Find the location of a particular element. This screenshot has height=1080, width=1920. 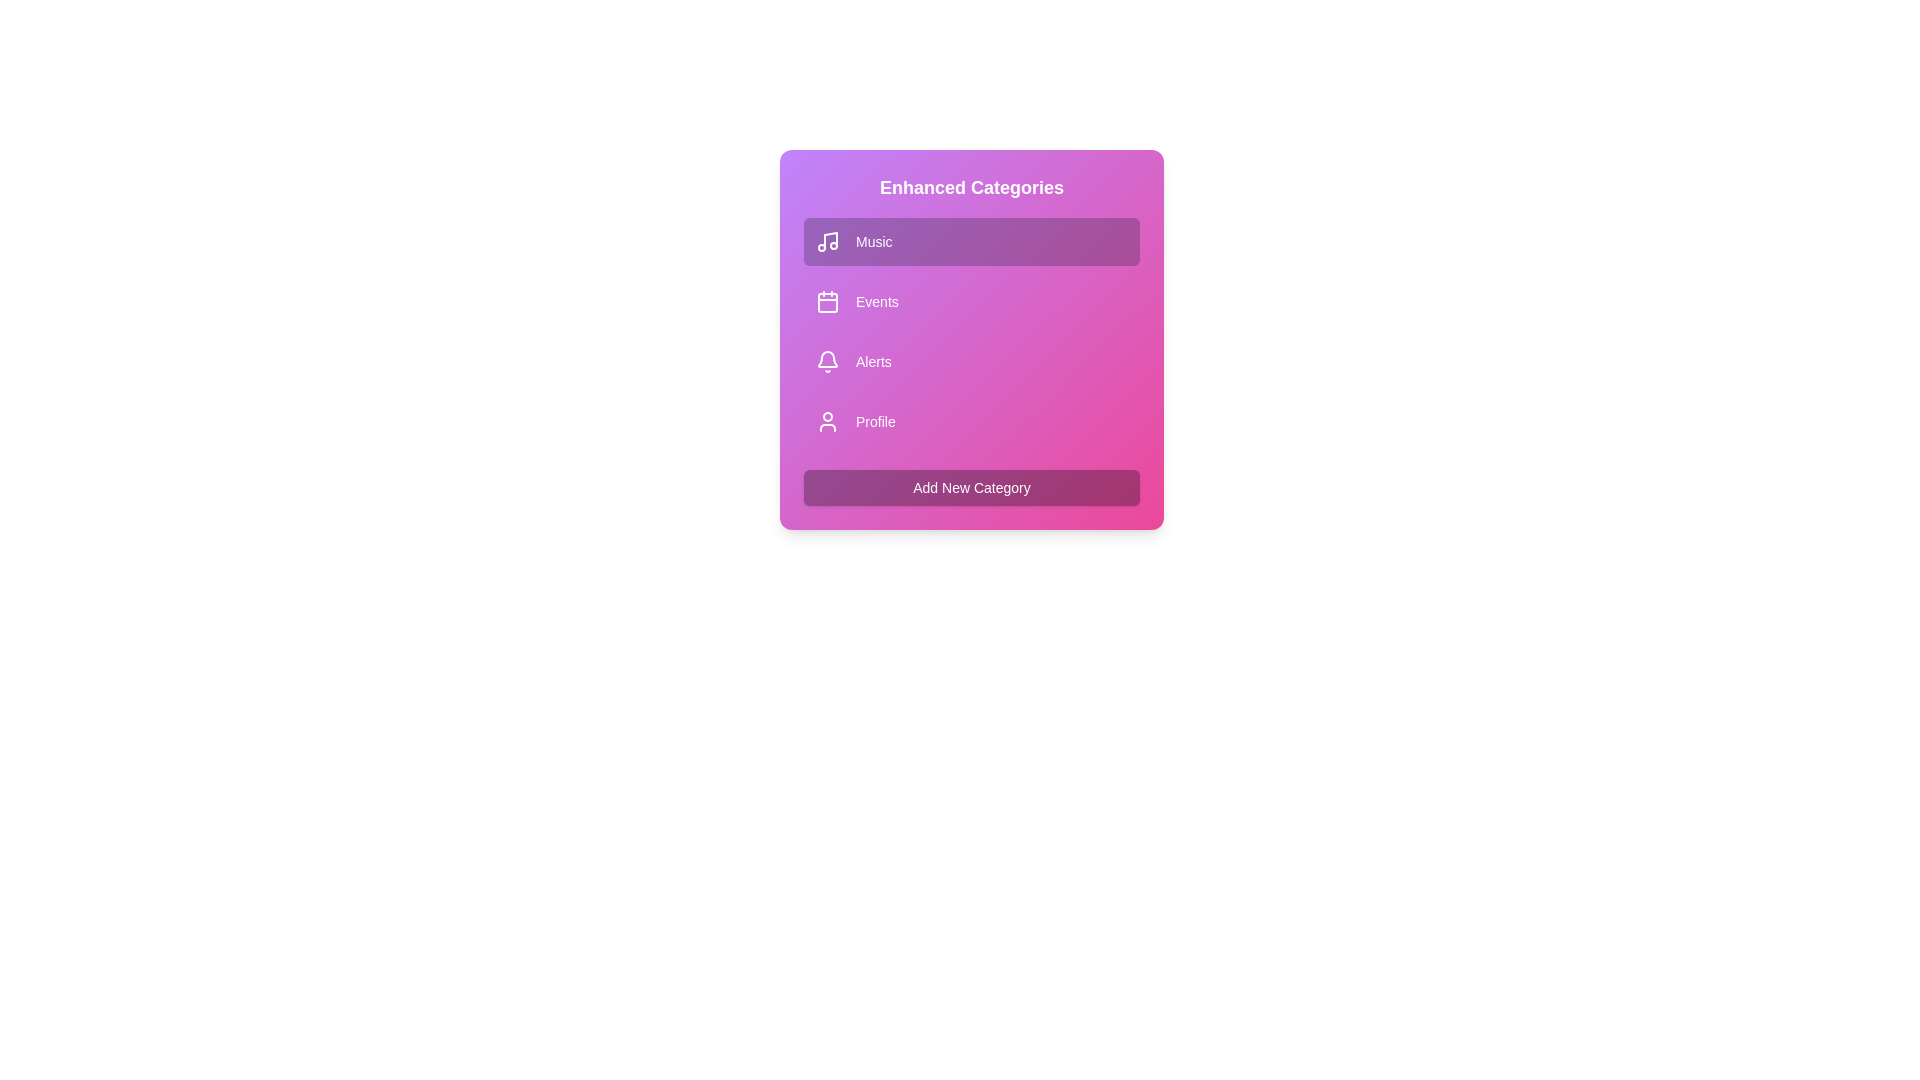

the category Music to select it is located at coordinates (971, 241).